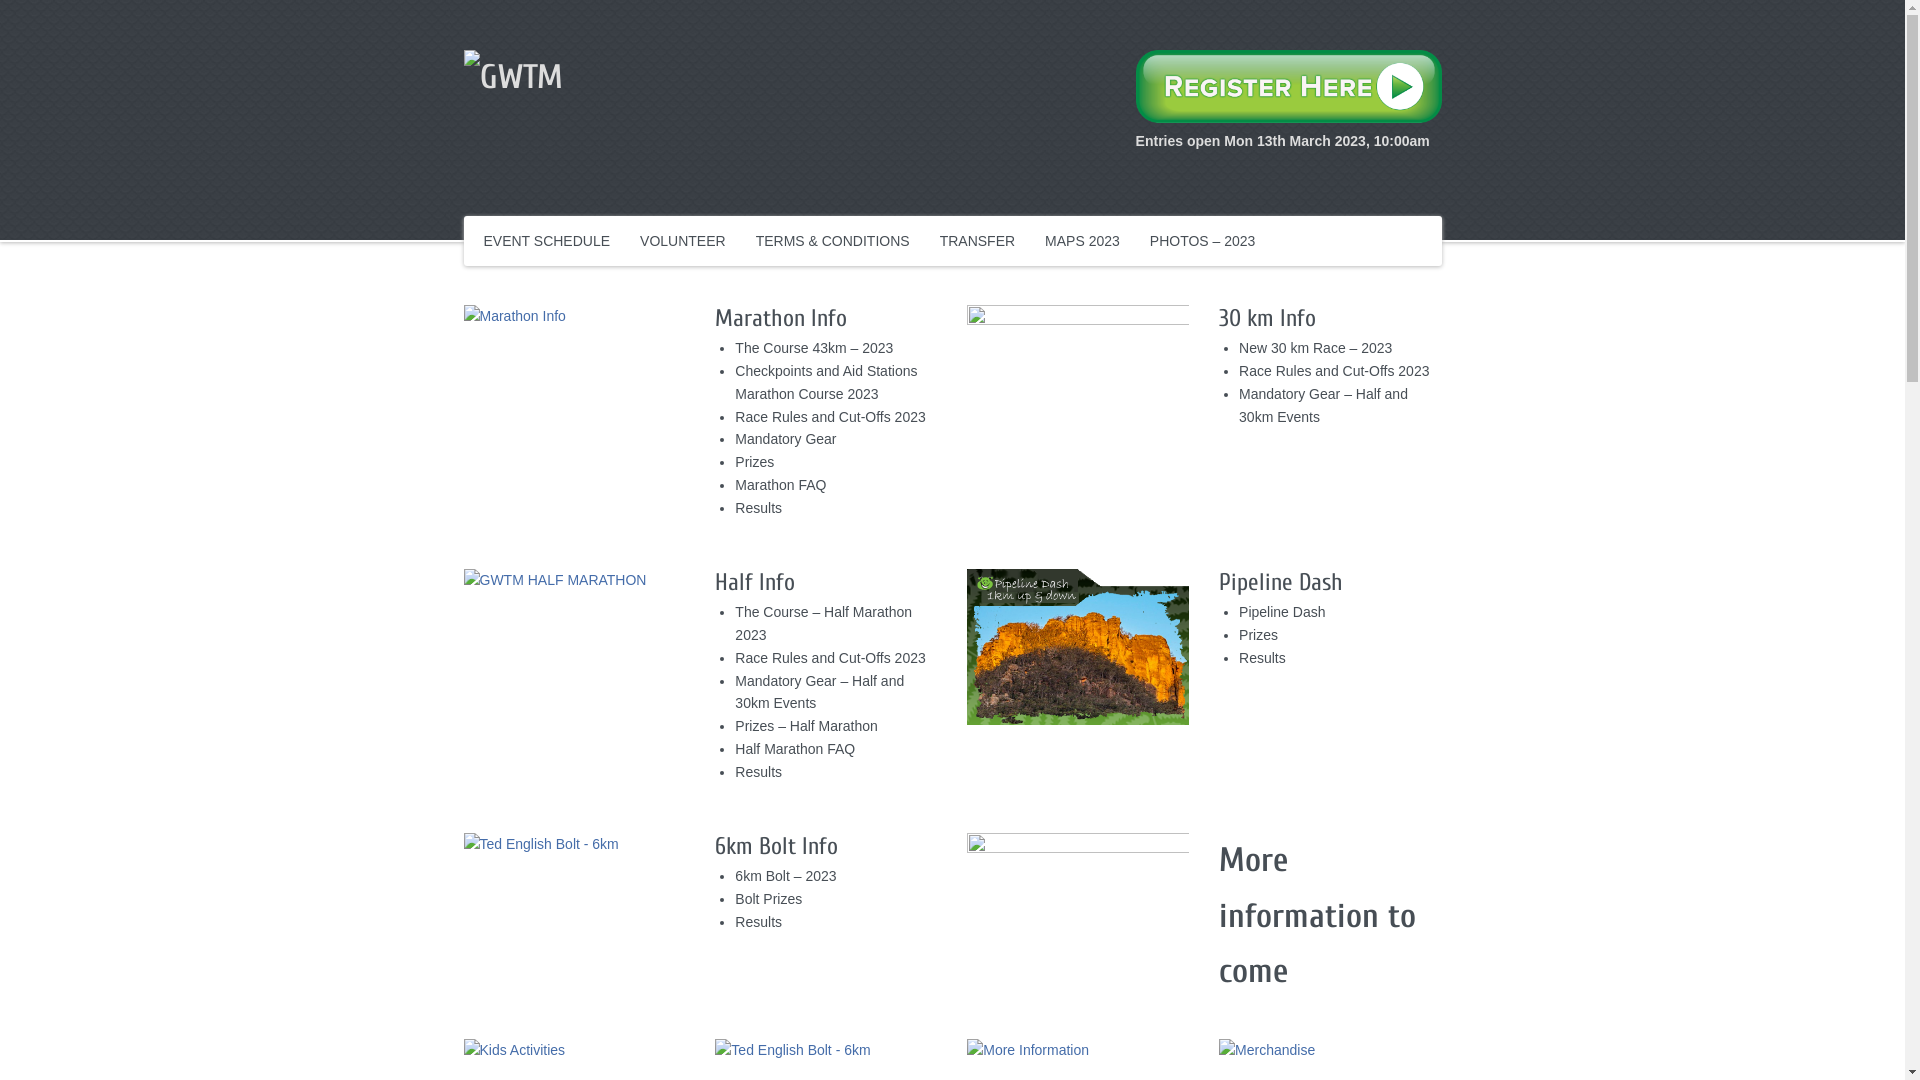  I want to click on 'EVENT SCHEDULE', so click(547, 239).